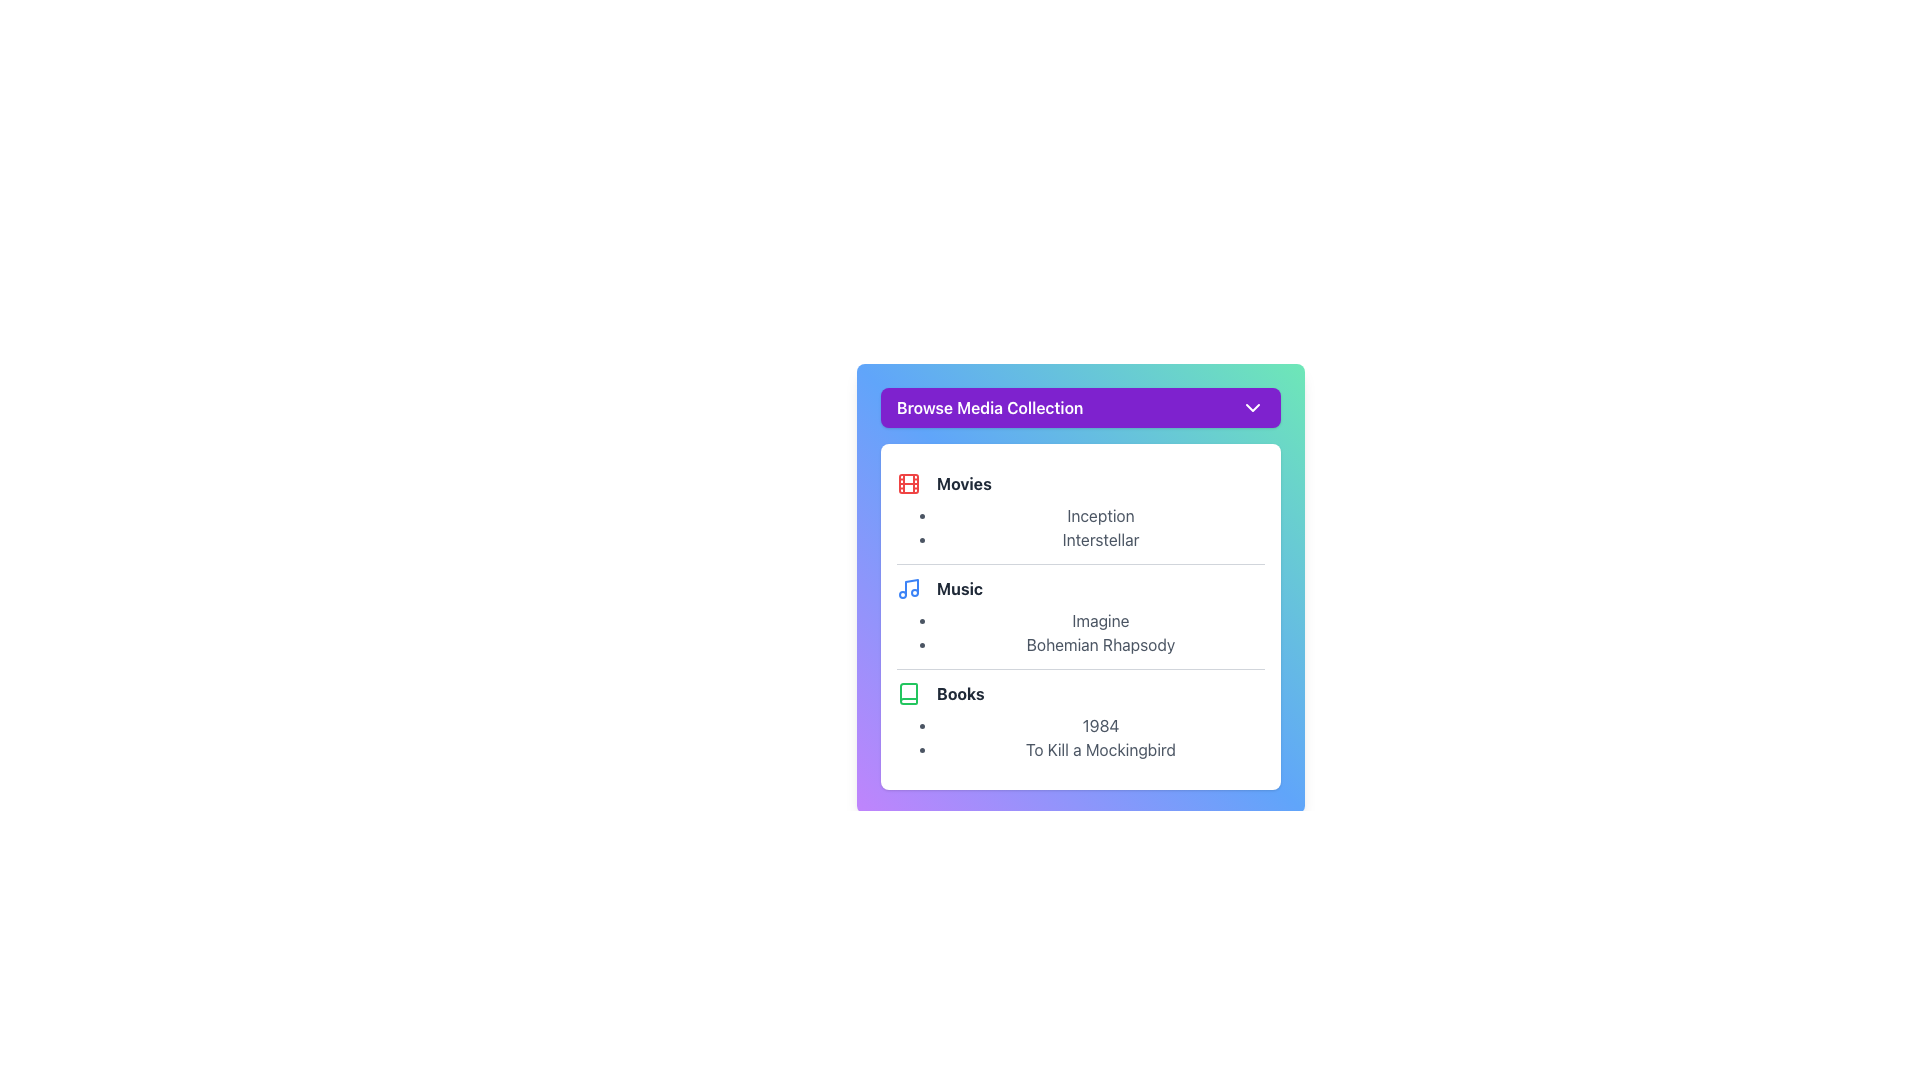 This screenshot has width=1920, height=1080. I want to click on the text label 'Imagine' which is the first item in the list under the 'Music' section, displayed in dark gray color and aligned to the left, so click(1099, 620).